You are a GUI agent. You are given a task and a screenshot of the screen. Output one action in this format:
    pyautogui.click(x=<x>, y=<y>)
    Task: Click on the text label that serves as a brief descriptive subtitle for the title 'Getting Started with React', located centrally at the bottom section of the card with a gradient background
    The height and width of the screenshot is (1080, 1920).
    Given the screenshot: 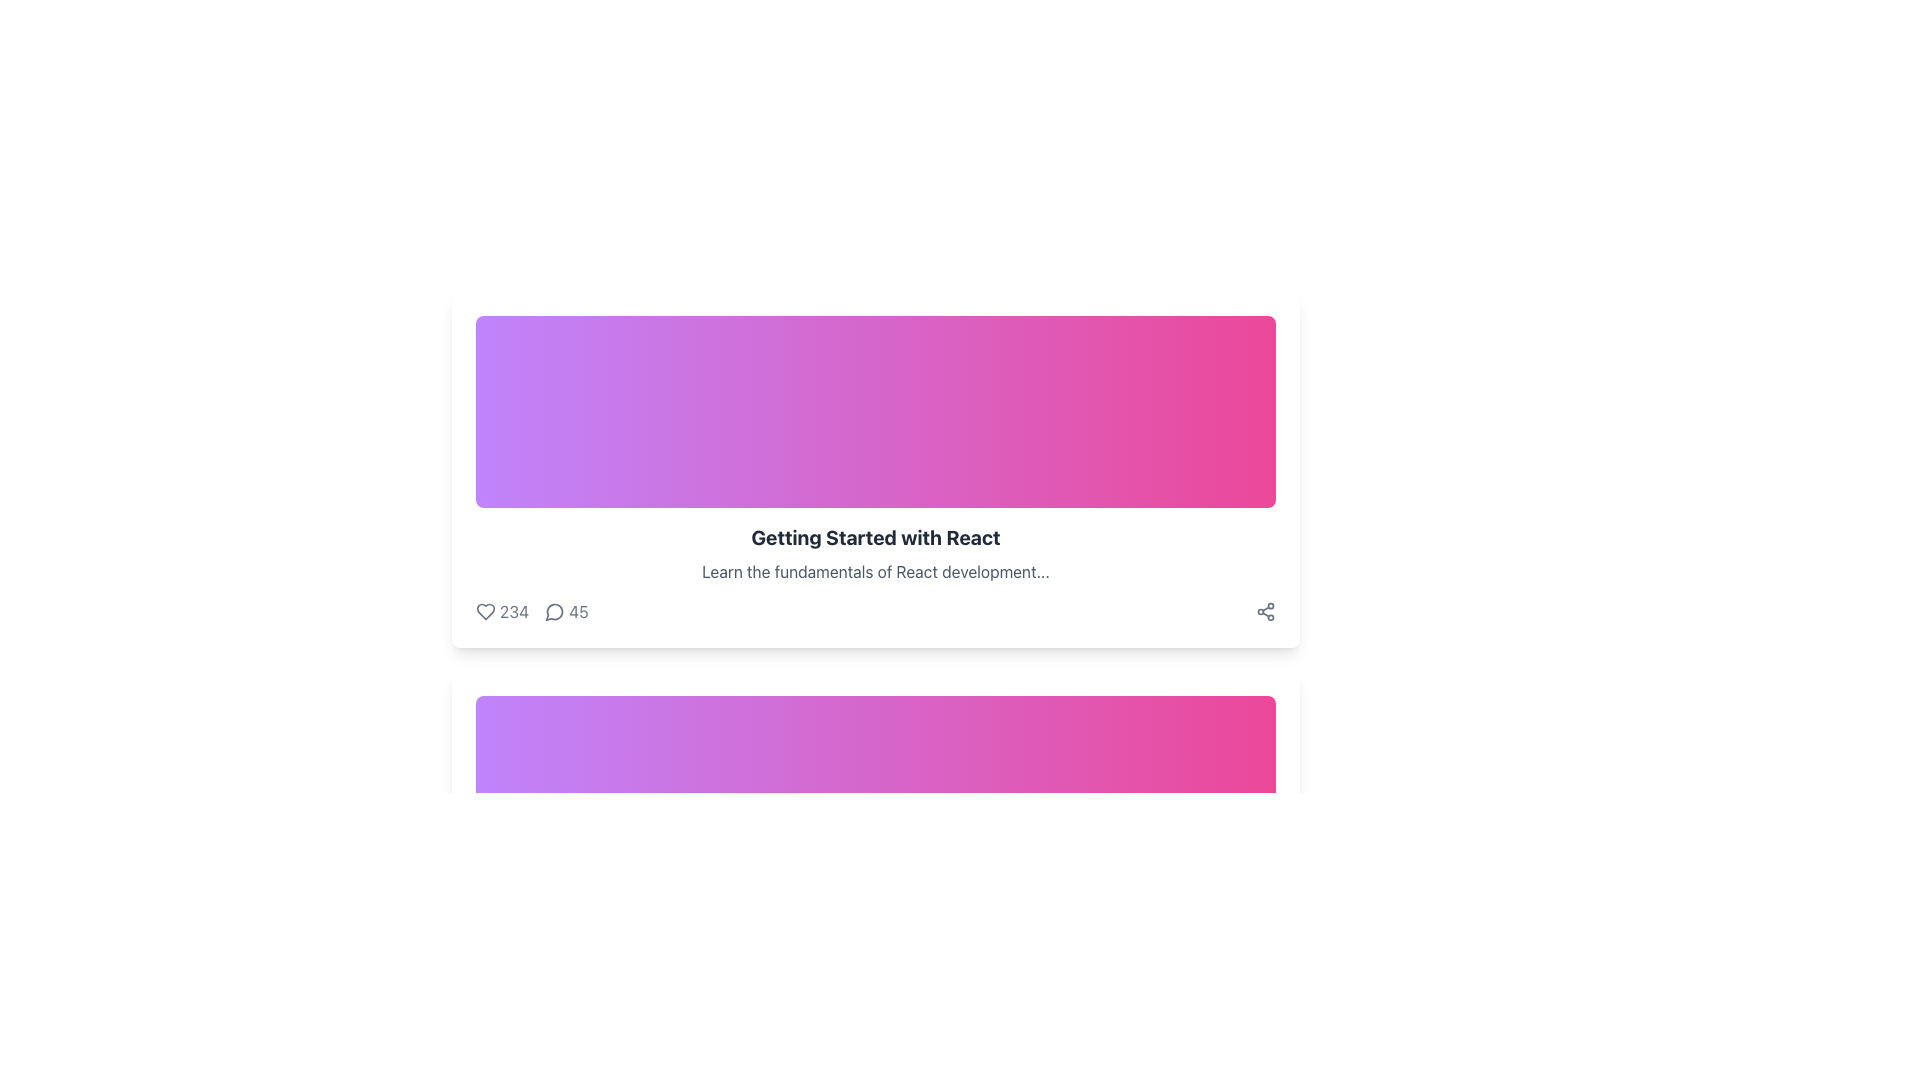 What is the action you would take?
    pyautogui.click(x=875, y=571)
    